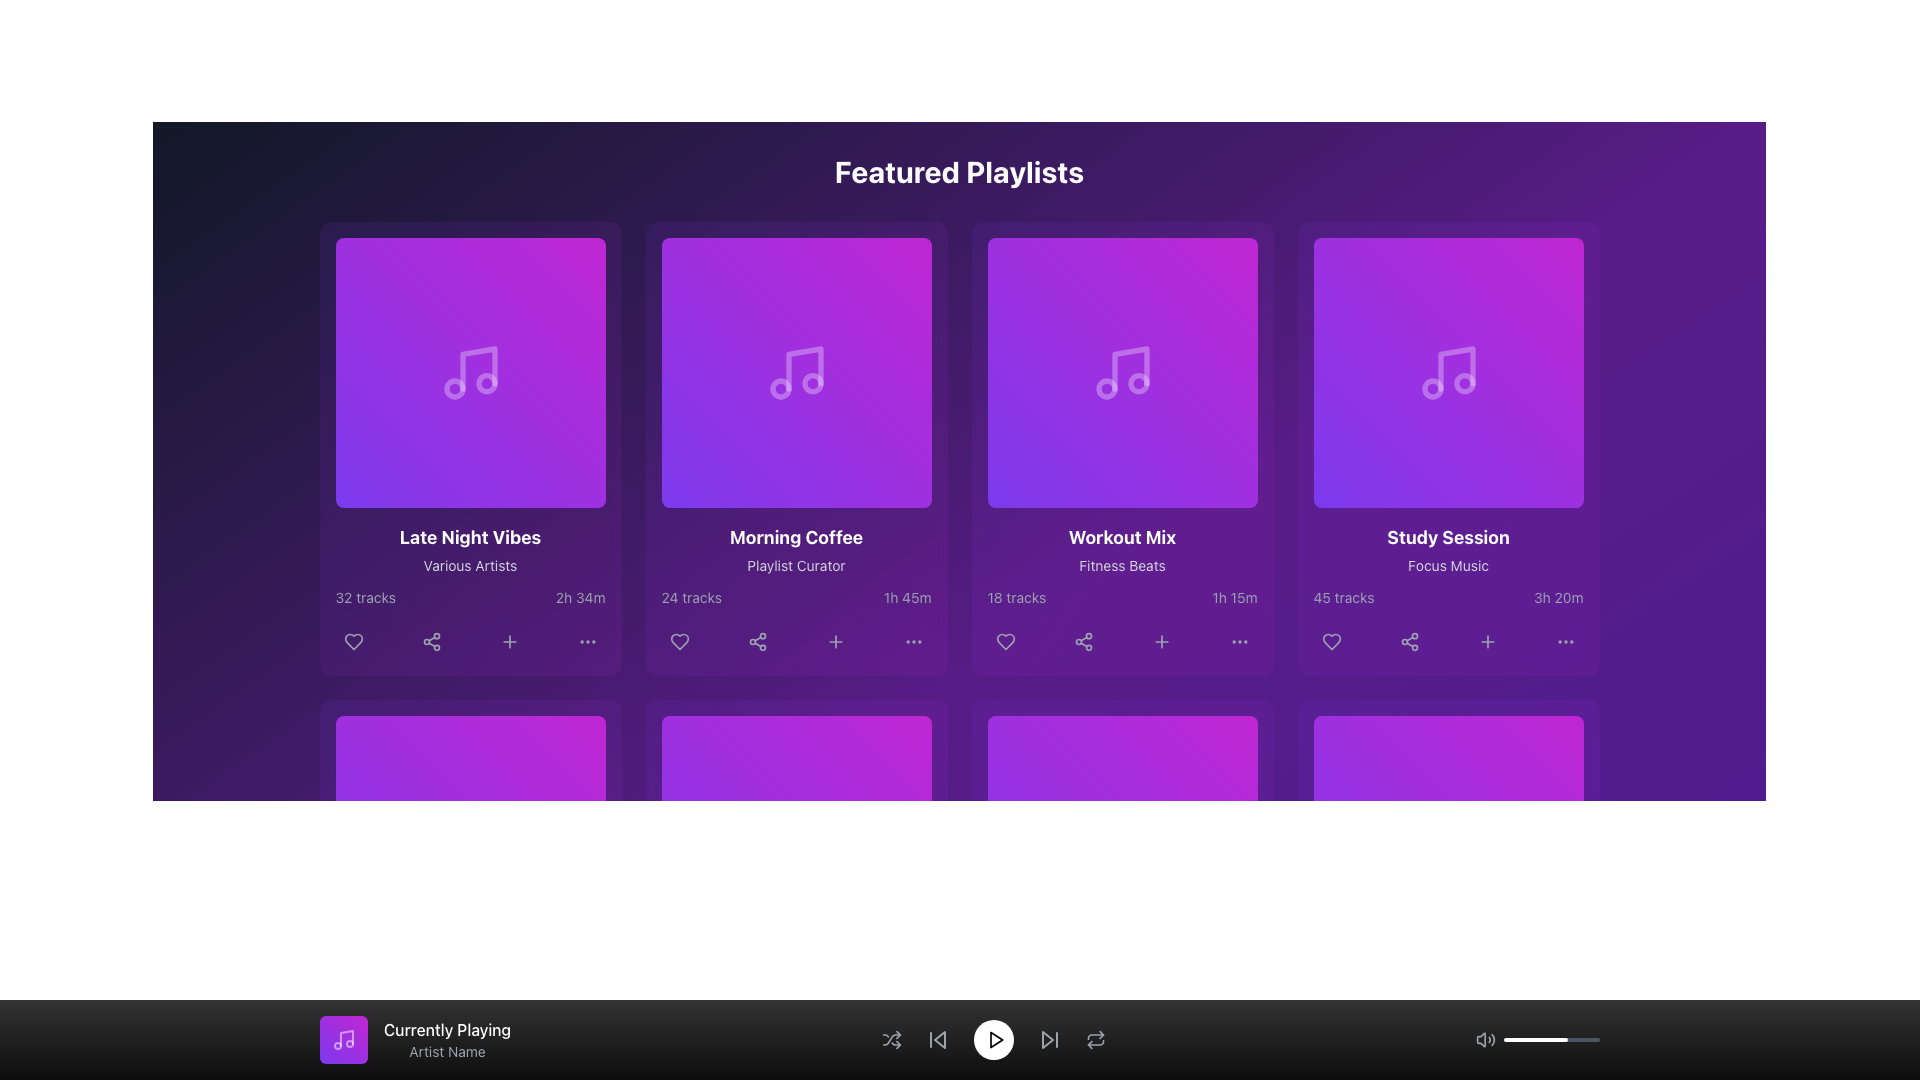  What do you see at coordinates (1016, 596) in the screenshot?
I see `text label displaying the number of tracks in the 'Workout Mix' playlist, which is located in the bottom left of the playlist card in the 'Featured Playlists' section, next to the duration '1h 15m'` at bounding box center [1016, 596].